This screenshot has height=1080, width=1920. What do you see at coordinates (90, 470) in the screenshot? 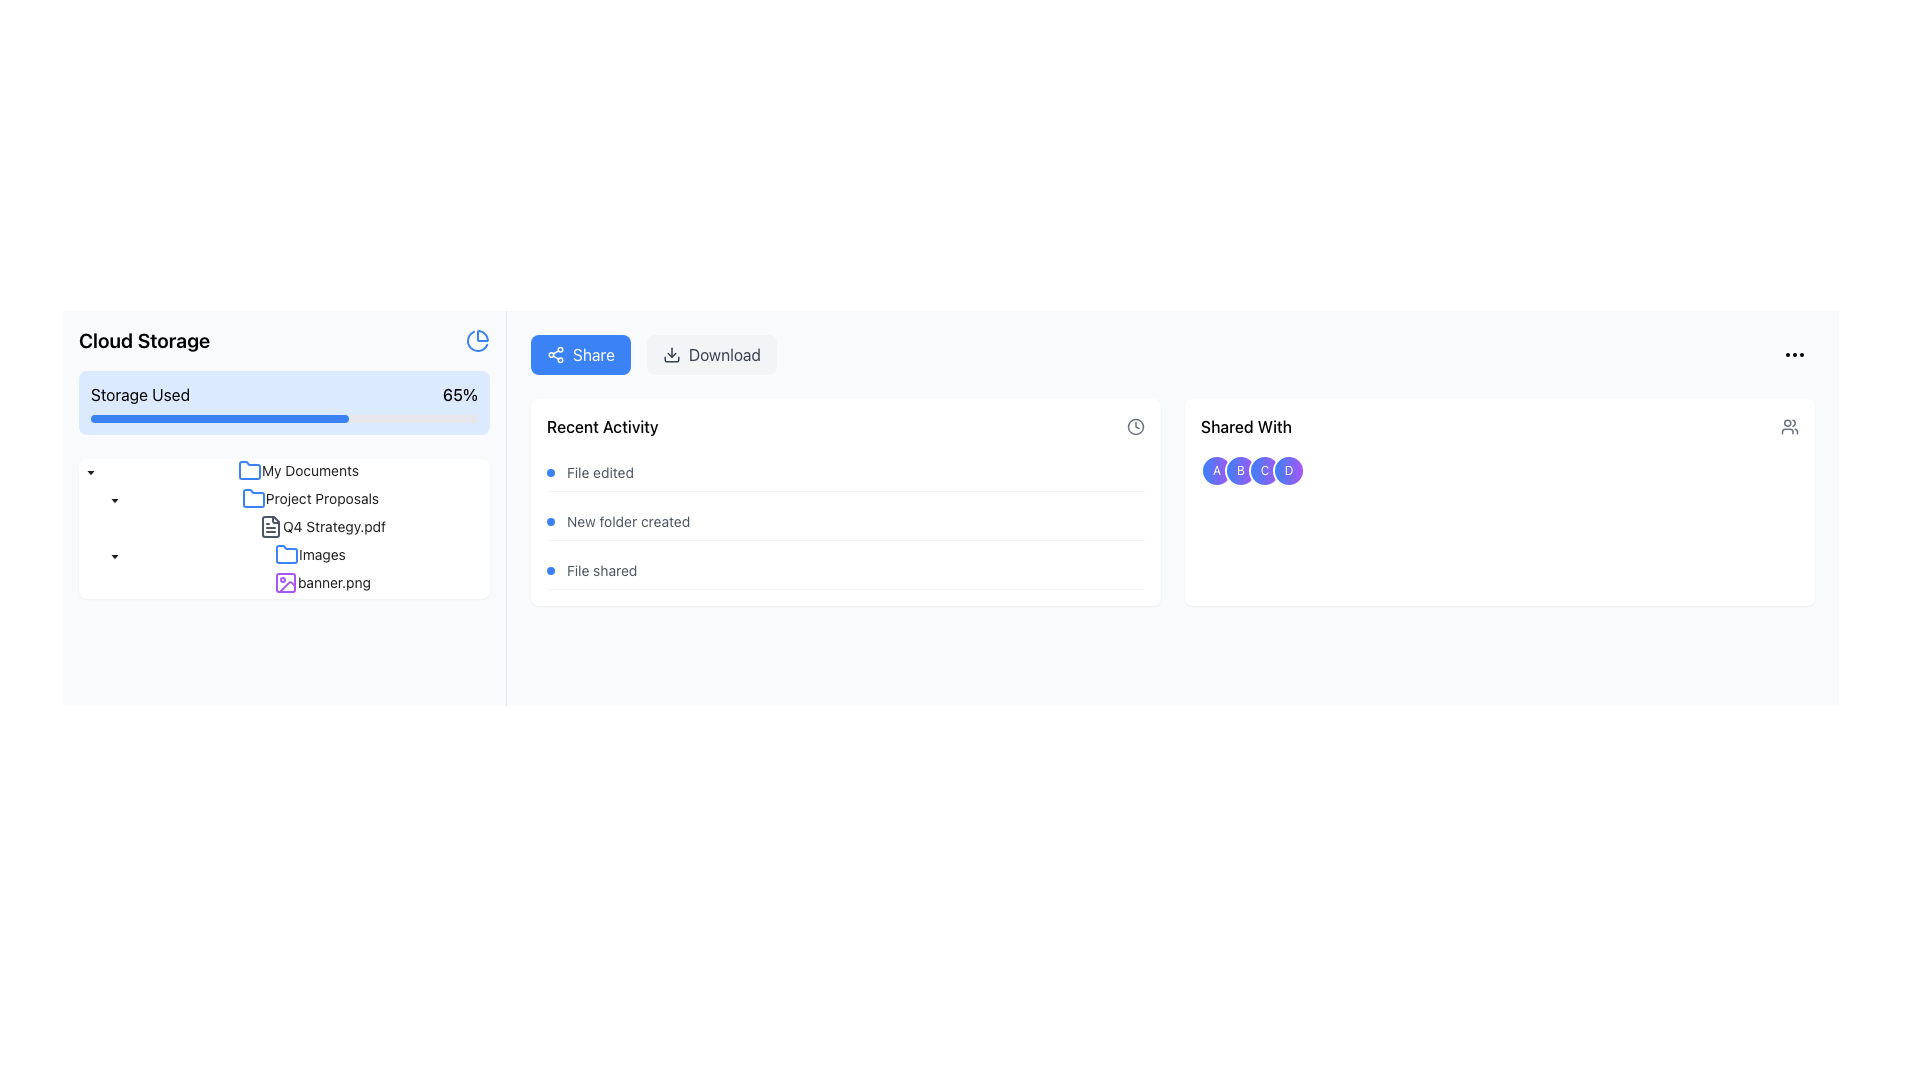
I see `the Toggle button located next to the 'My Documents' item in the left side panel` at bounding box center [90, 470].